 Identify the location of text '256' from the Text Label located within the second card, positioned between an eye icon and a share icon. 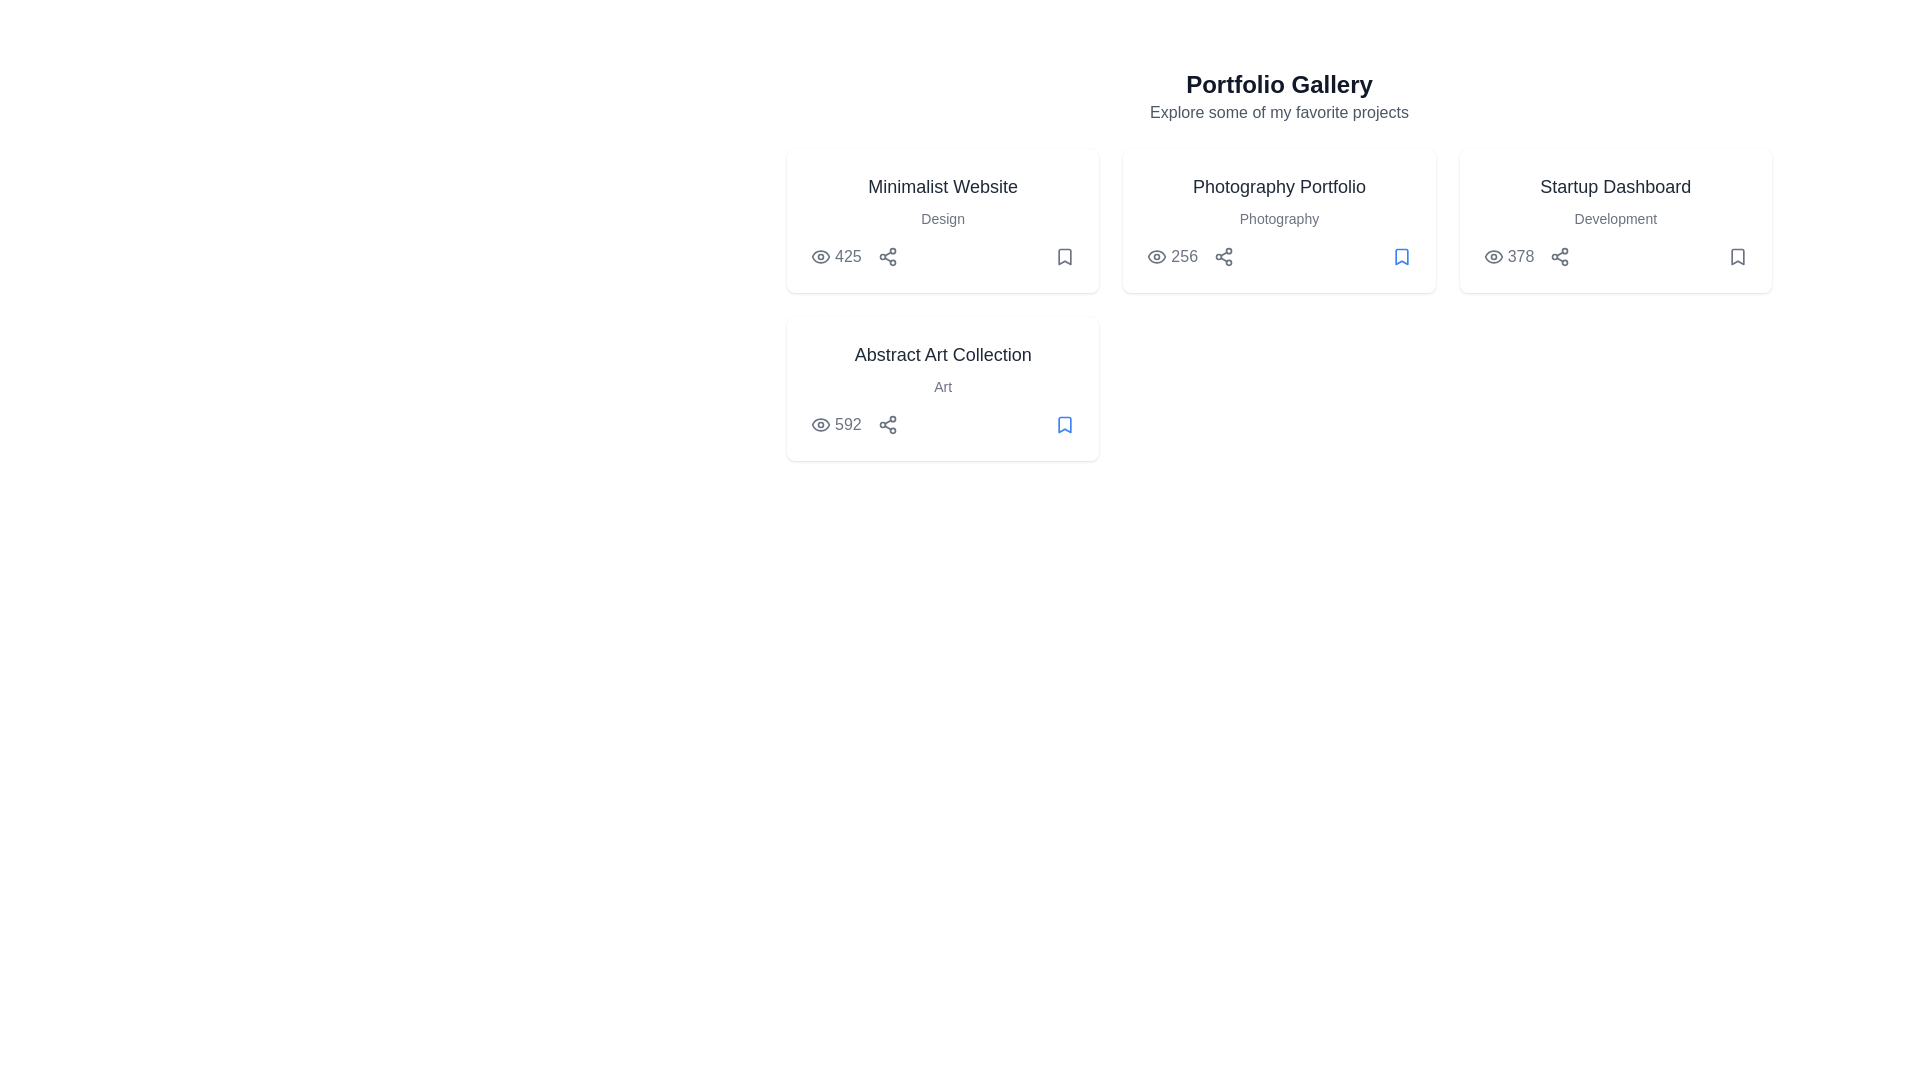
(1190, 256).